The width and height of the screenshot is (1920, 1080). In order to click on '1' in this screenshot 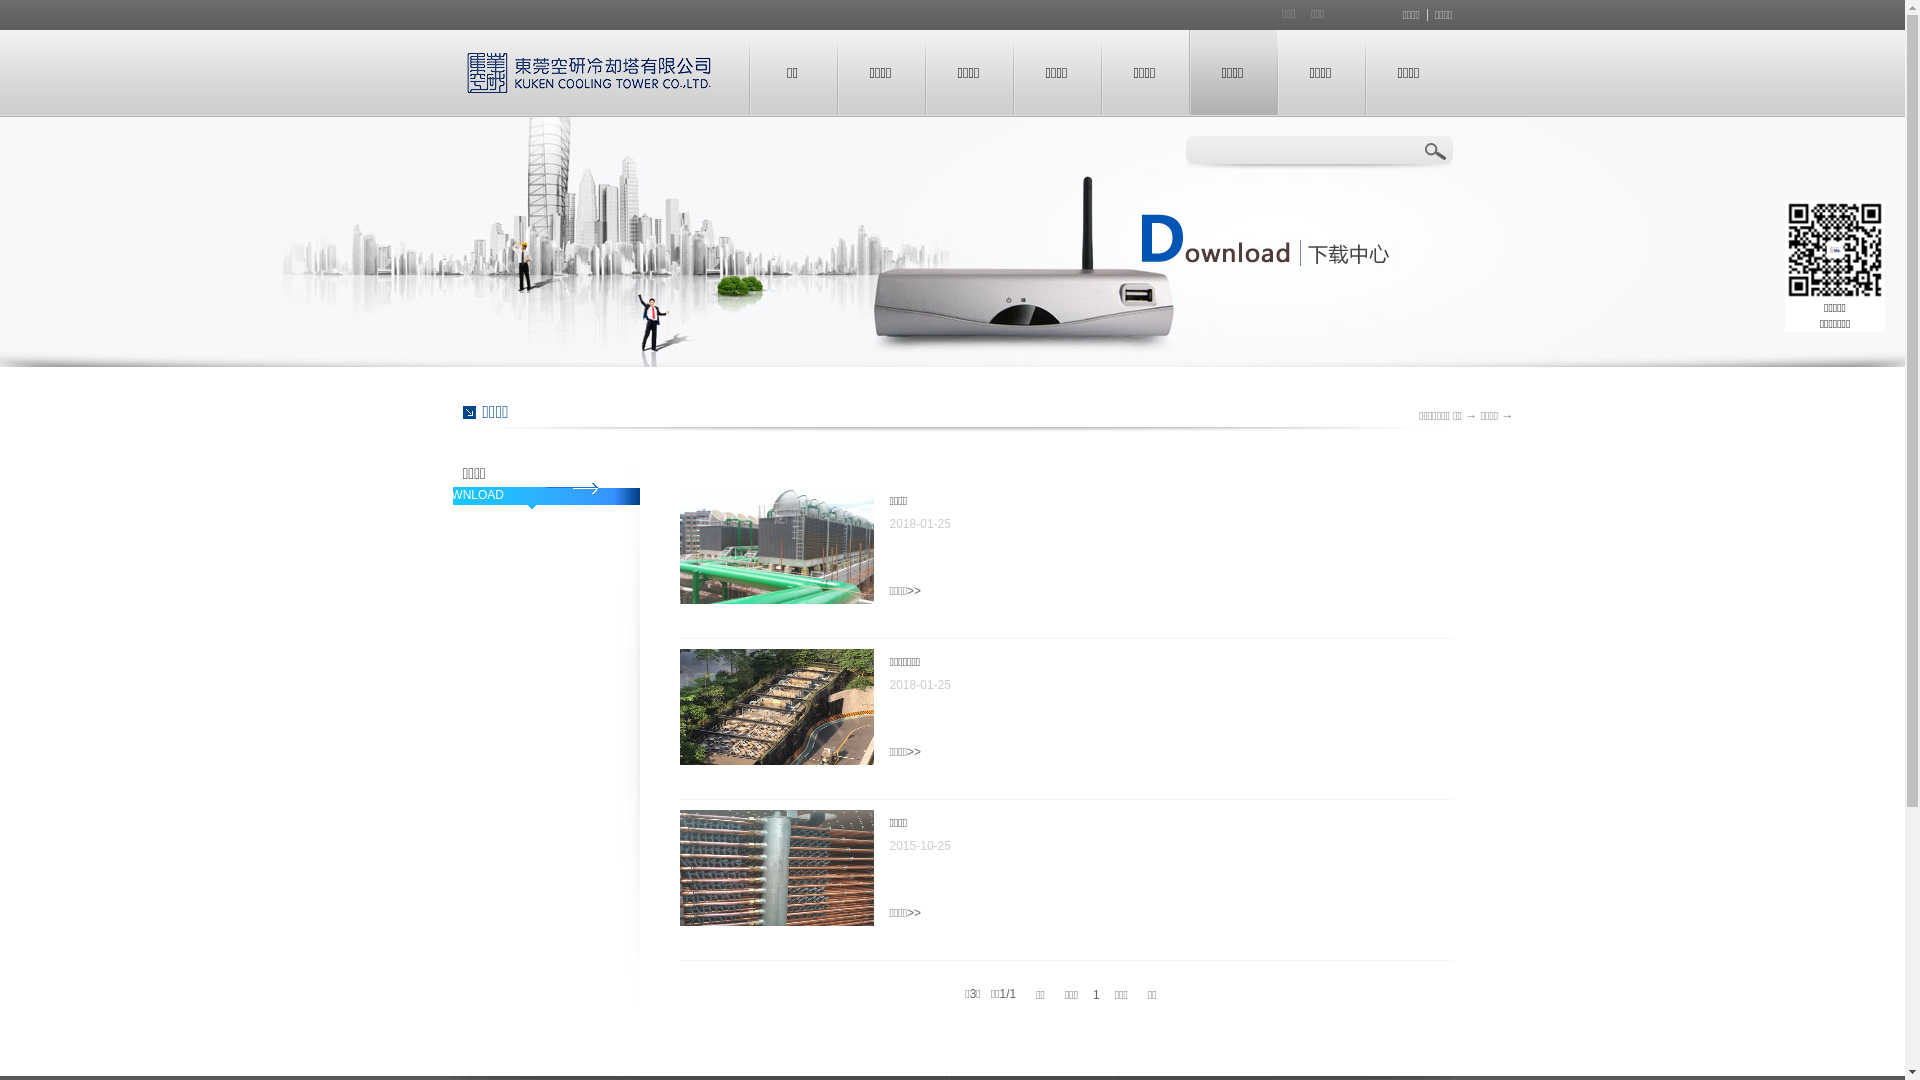, I will do `click(1095, 995)`.